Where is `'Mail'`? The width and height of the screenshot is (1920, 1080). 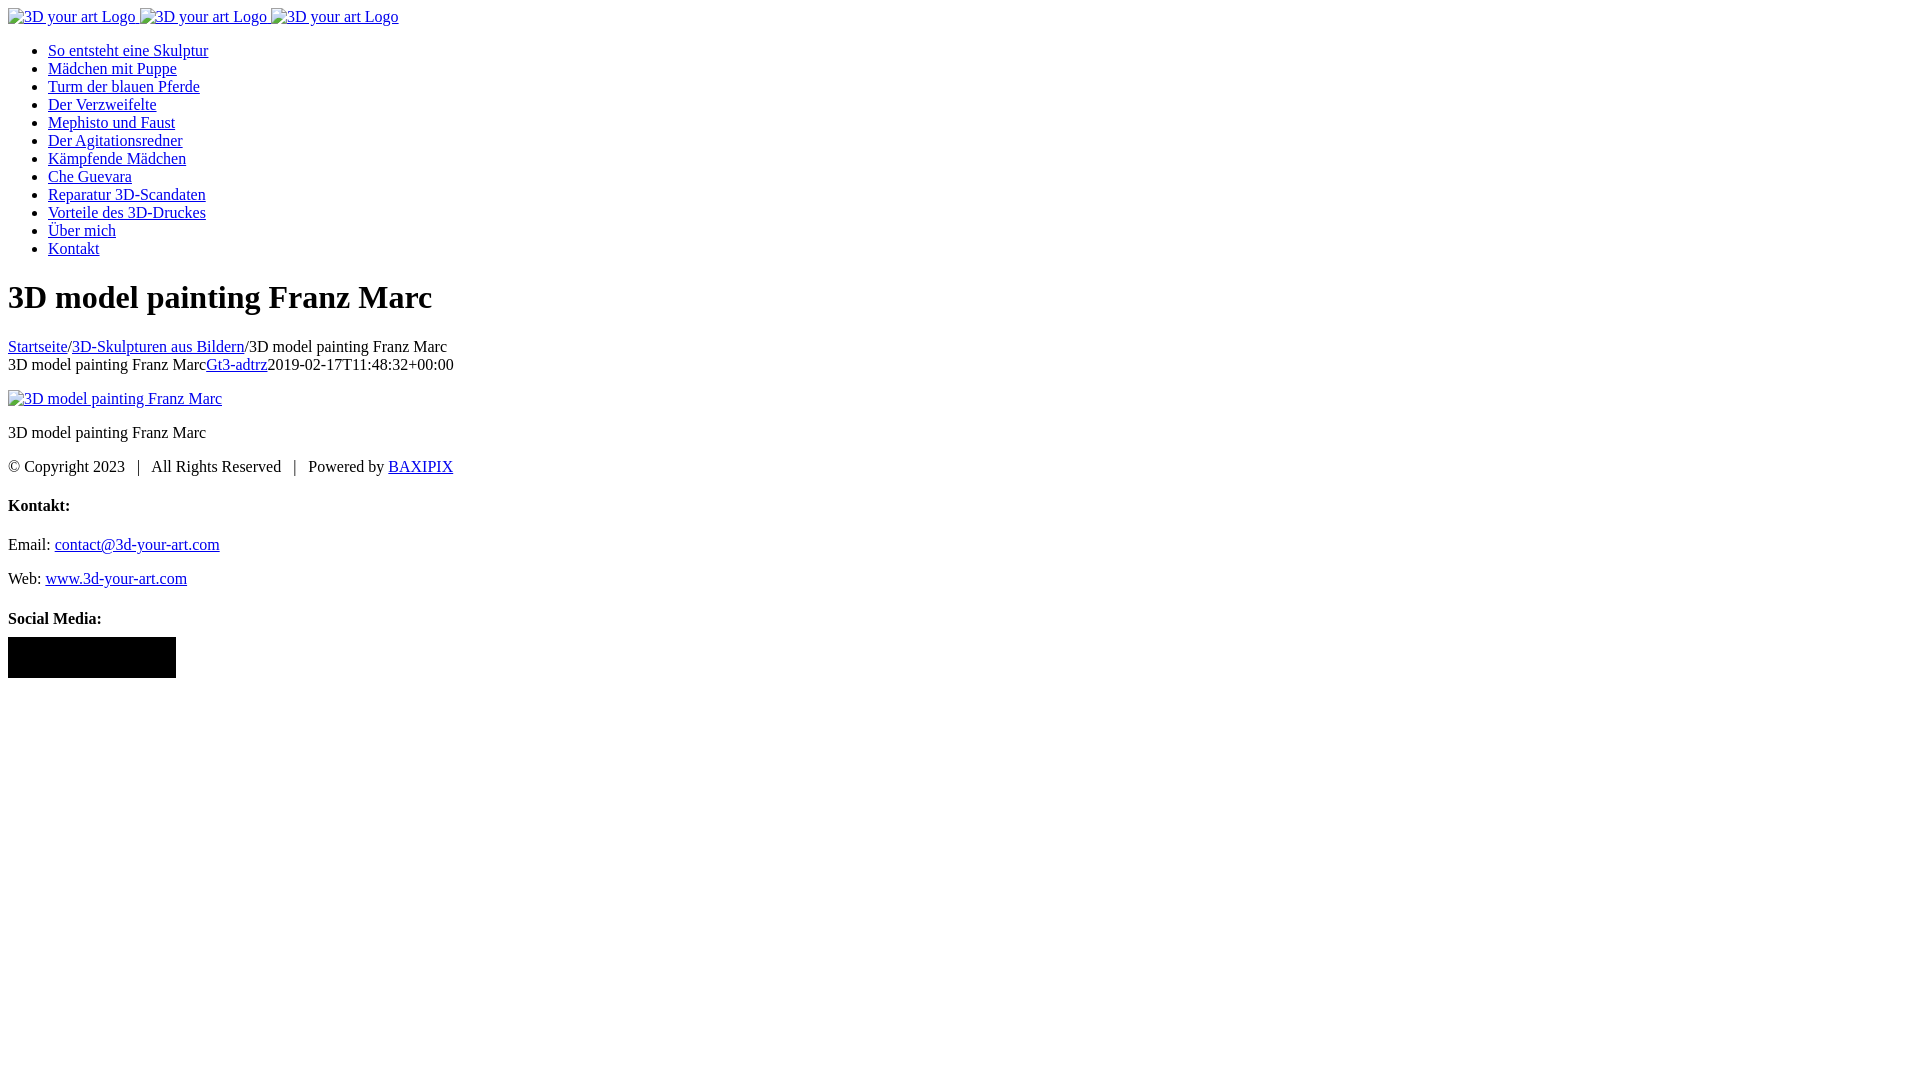
'Mail' is located at coordinates (163, 657).